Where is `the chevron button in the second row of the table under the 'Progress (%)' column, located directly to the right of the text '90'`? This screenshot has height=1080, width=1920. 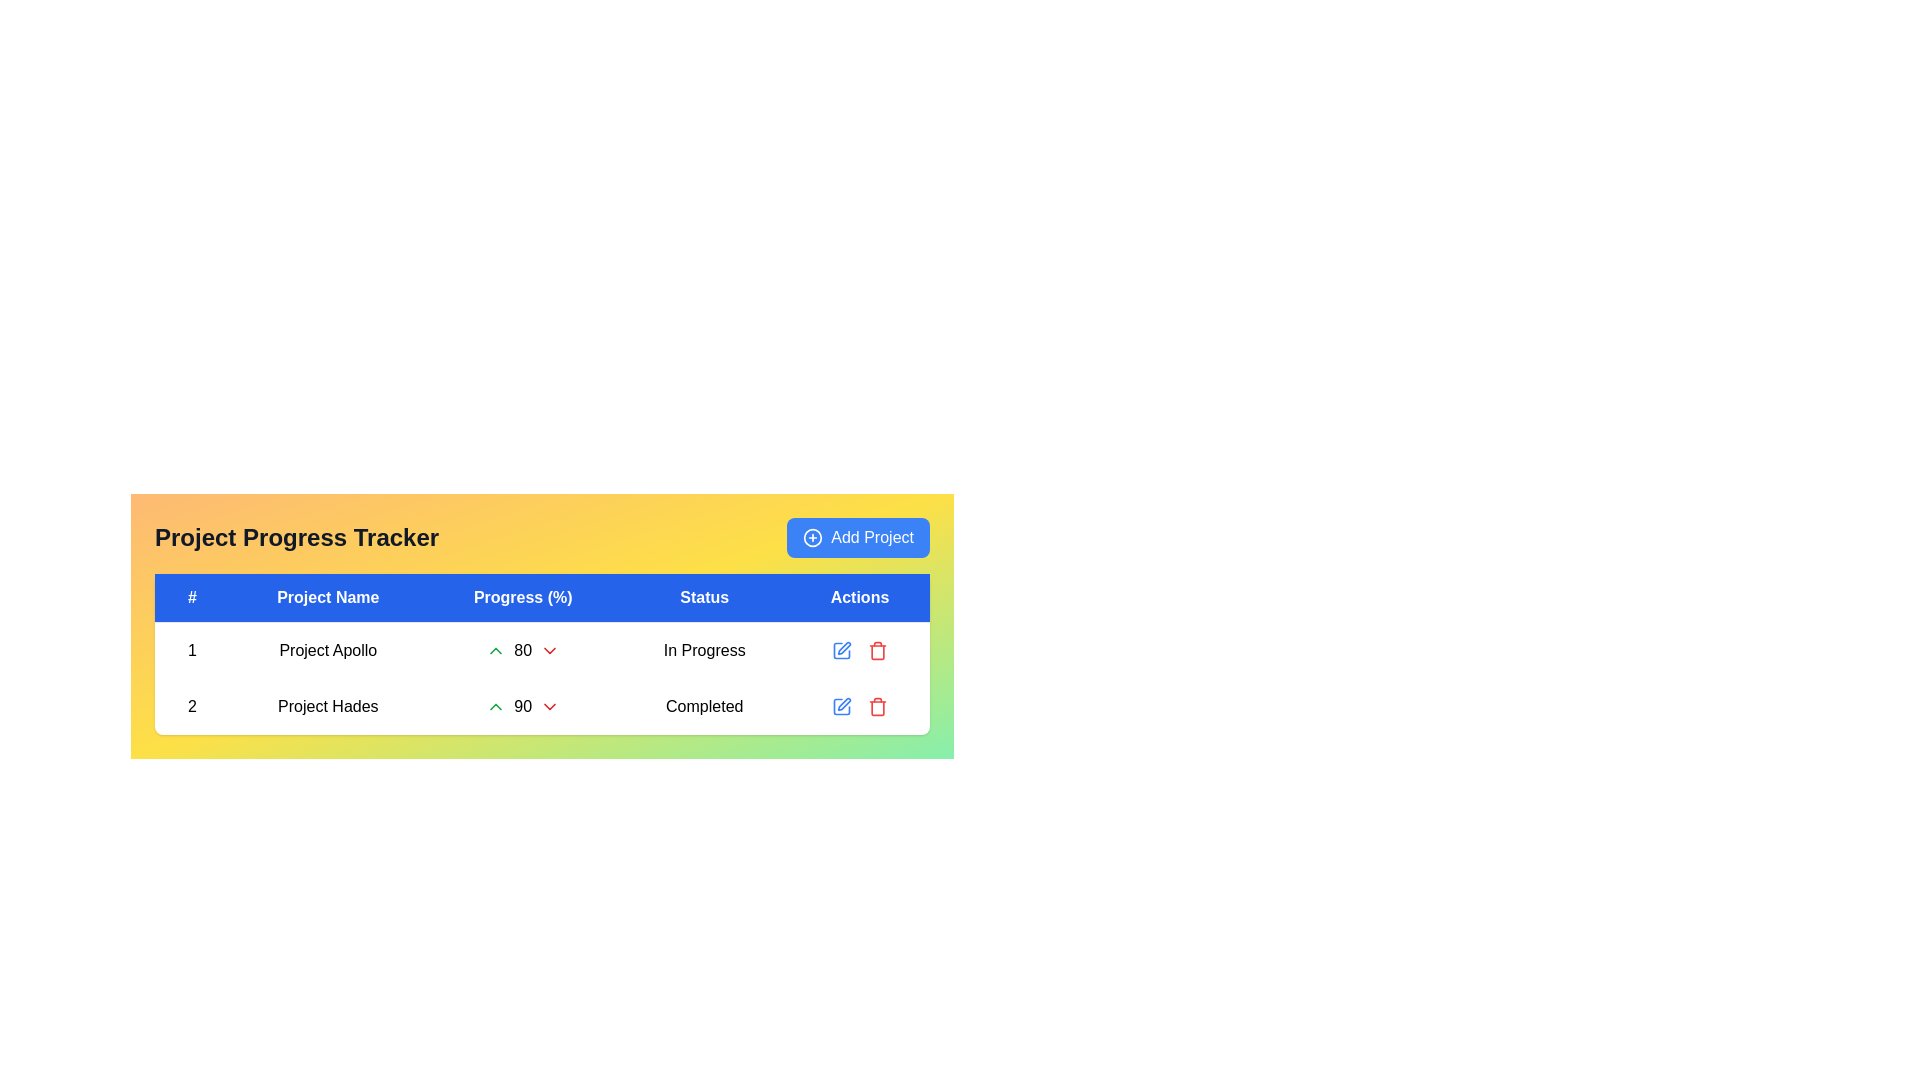 the chevron button in the second row of the table under the 'Progress (%)' column, located directly to the right of the text '90' is located at coordinates (550, 705).